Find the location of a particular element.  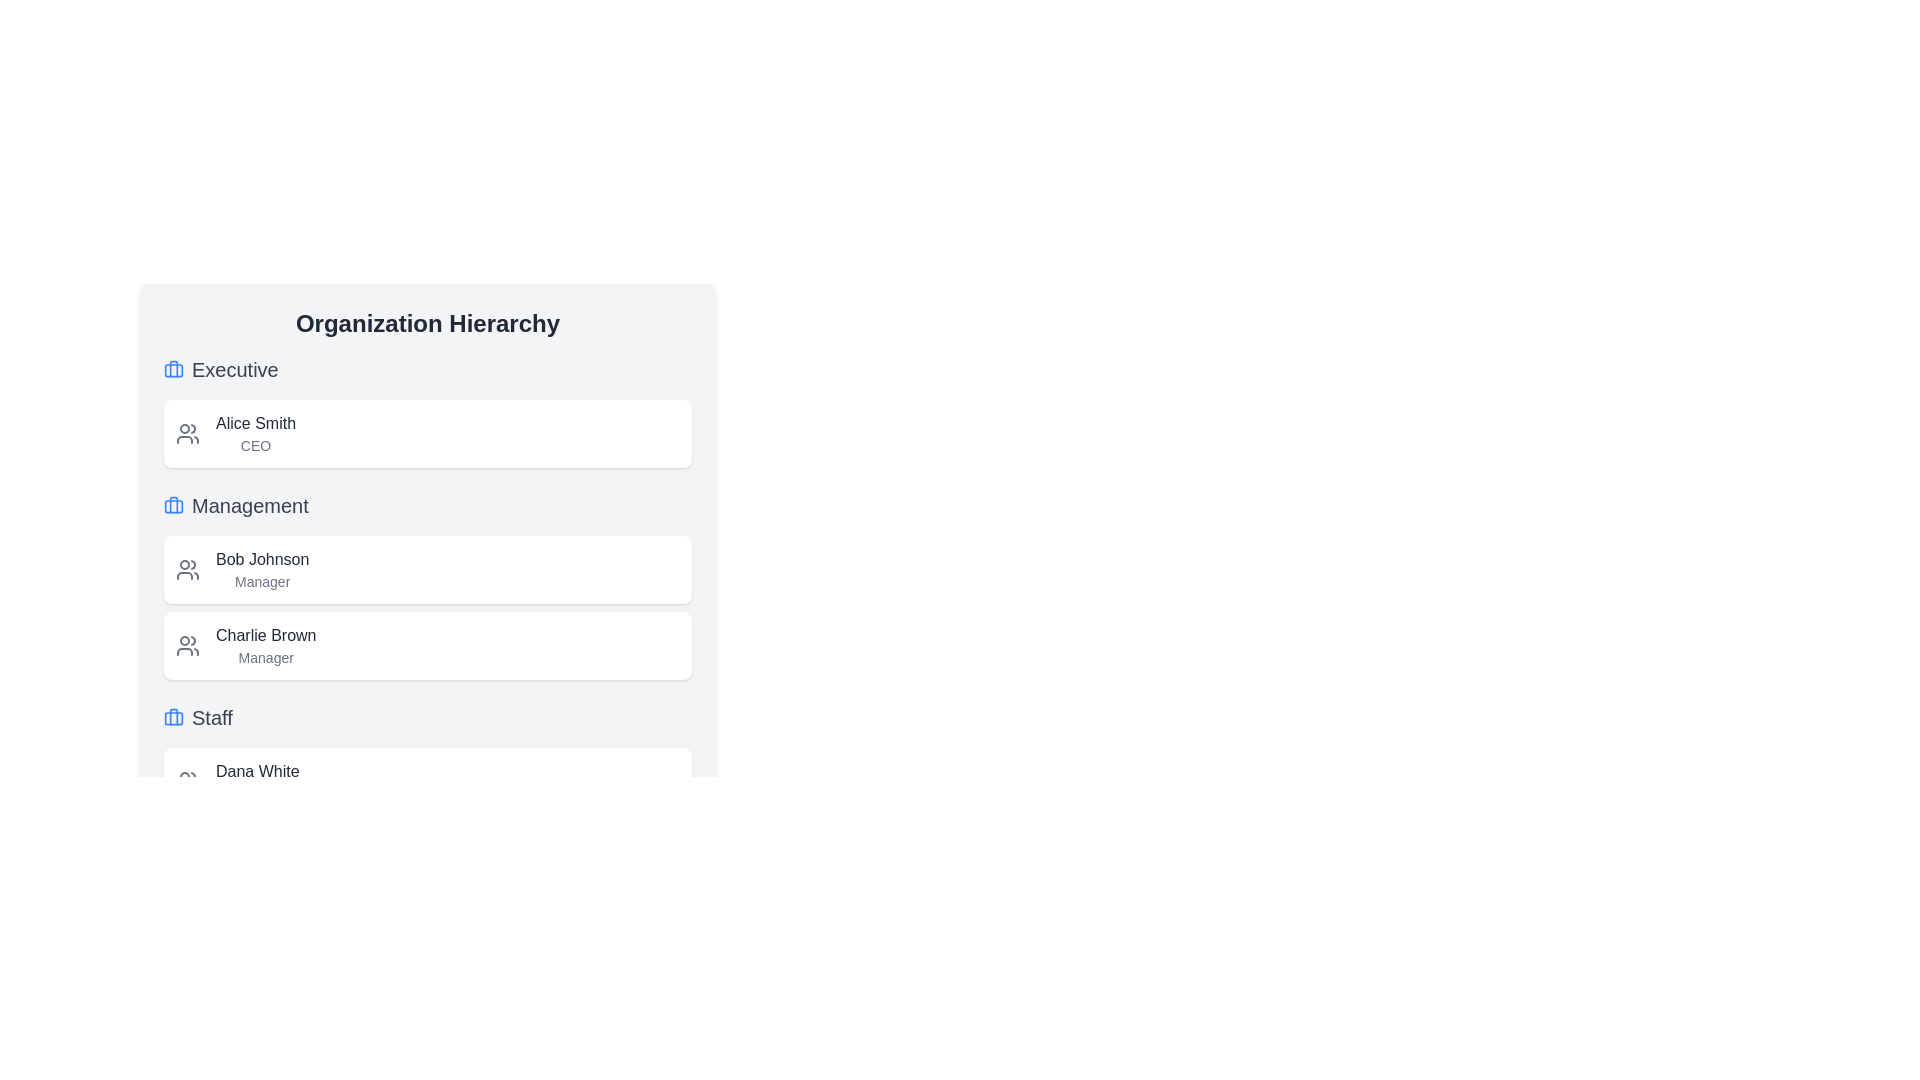

the text label that reads 'Dana White', which is styled in a medium font weight and dark gray color, located in the 'Staff' section above the role title 'Developer' is located at coordinates (256, 770).